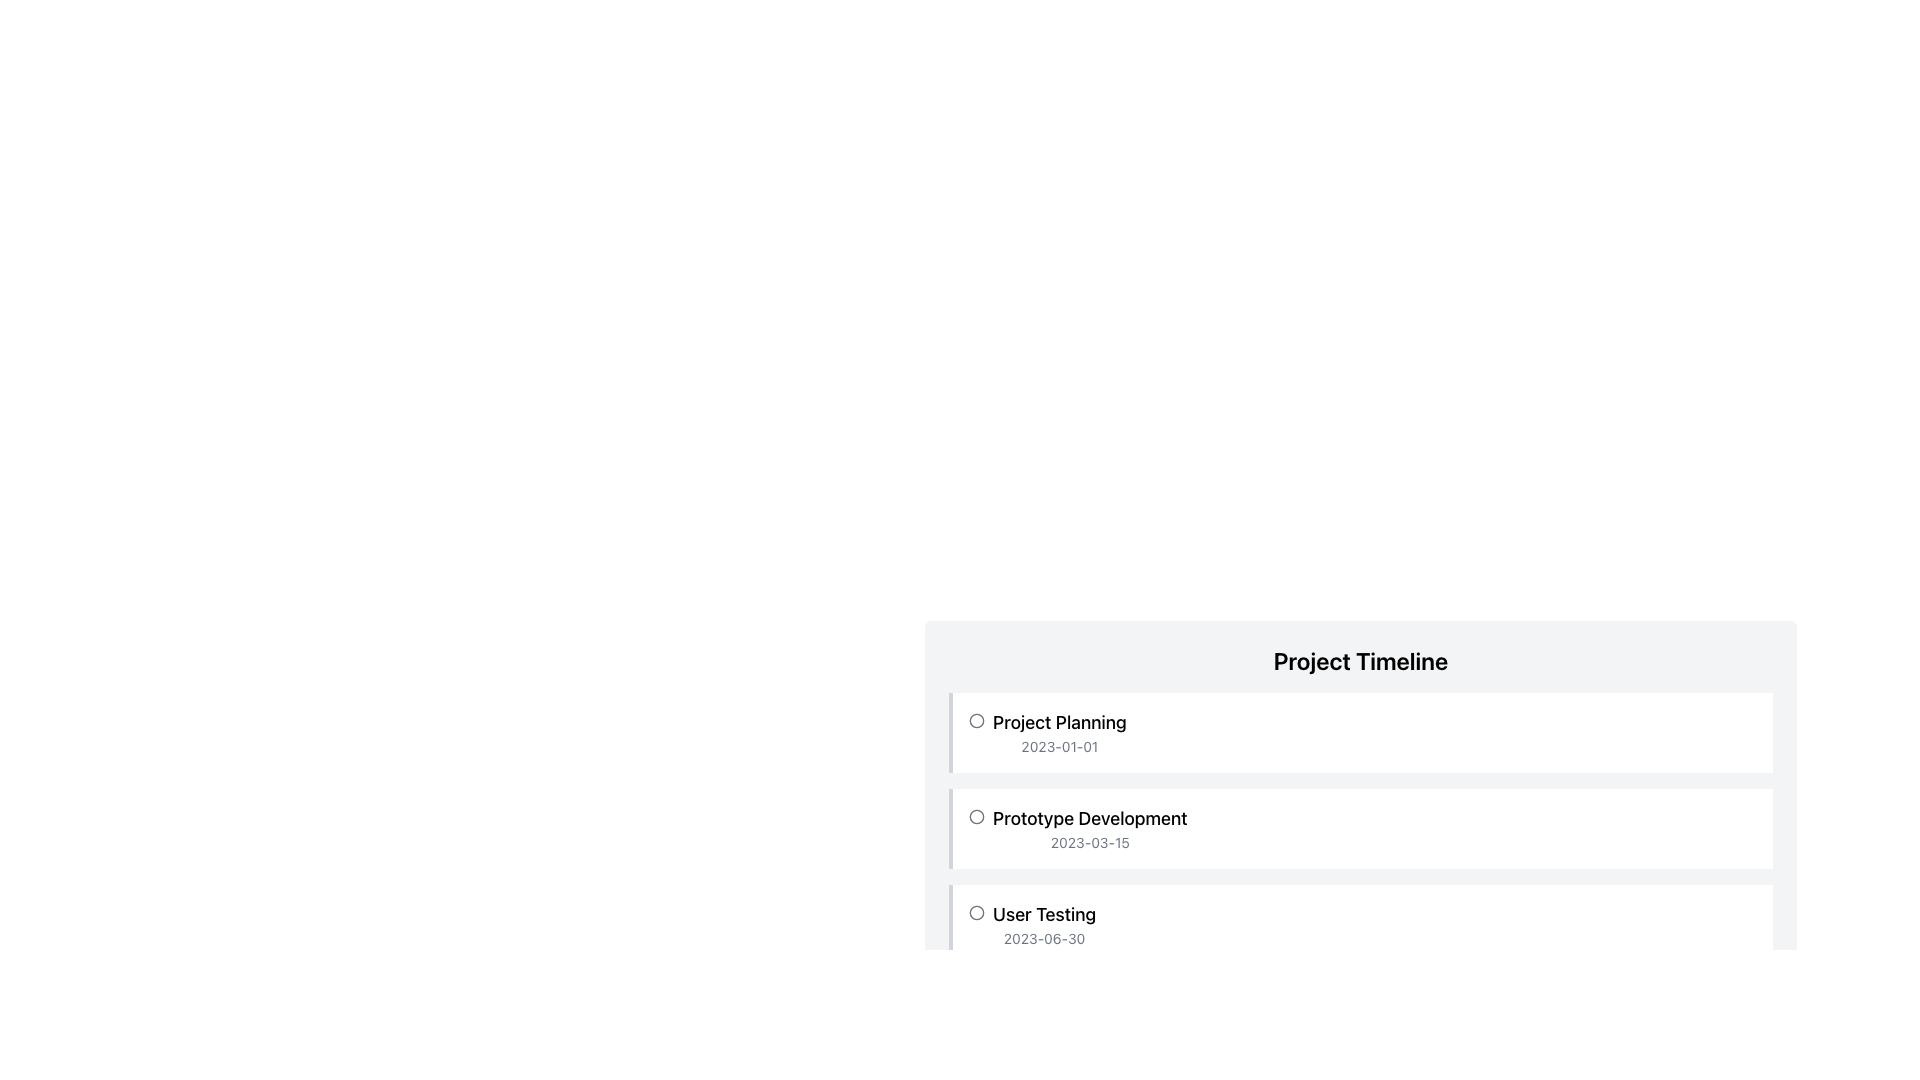 Image resolution: width=1920 pixels, height=1080 pixels. What do you see at coordinates (977, 913) in the screenshot?
I see `the circular graphic element within the SVG that is styled in a grayish color, located under the 'User Testing' section of the timeline interface` at bounding box center [977, 913].